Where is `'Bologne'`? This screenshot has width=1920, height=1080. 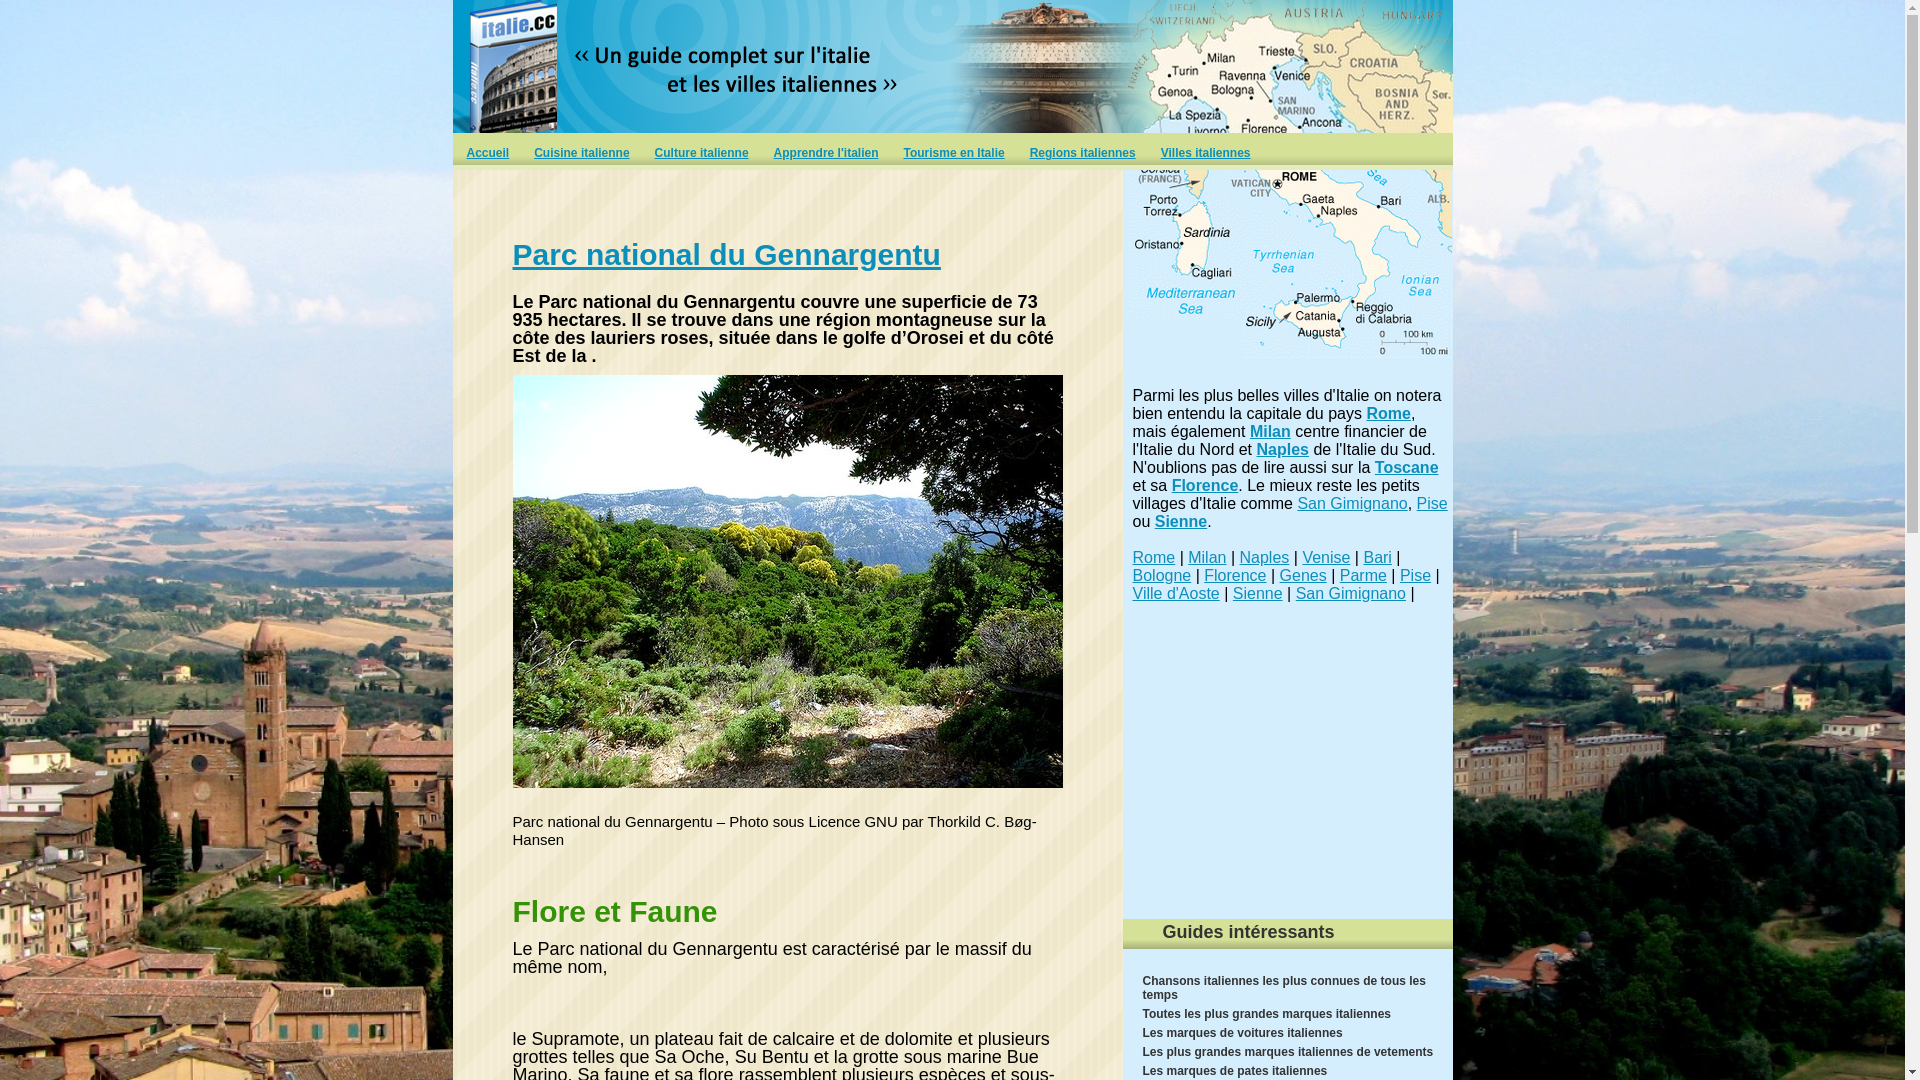
'Bologne' is located at coordinates (1161, 575).